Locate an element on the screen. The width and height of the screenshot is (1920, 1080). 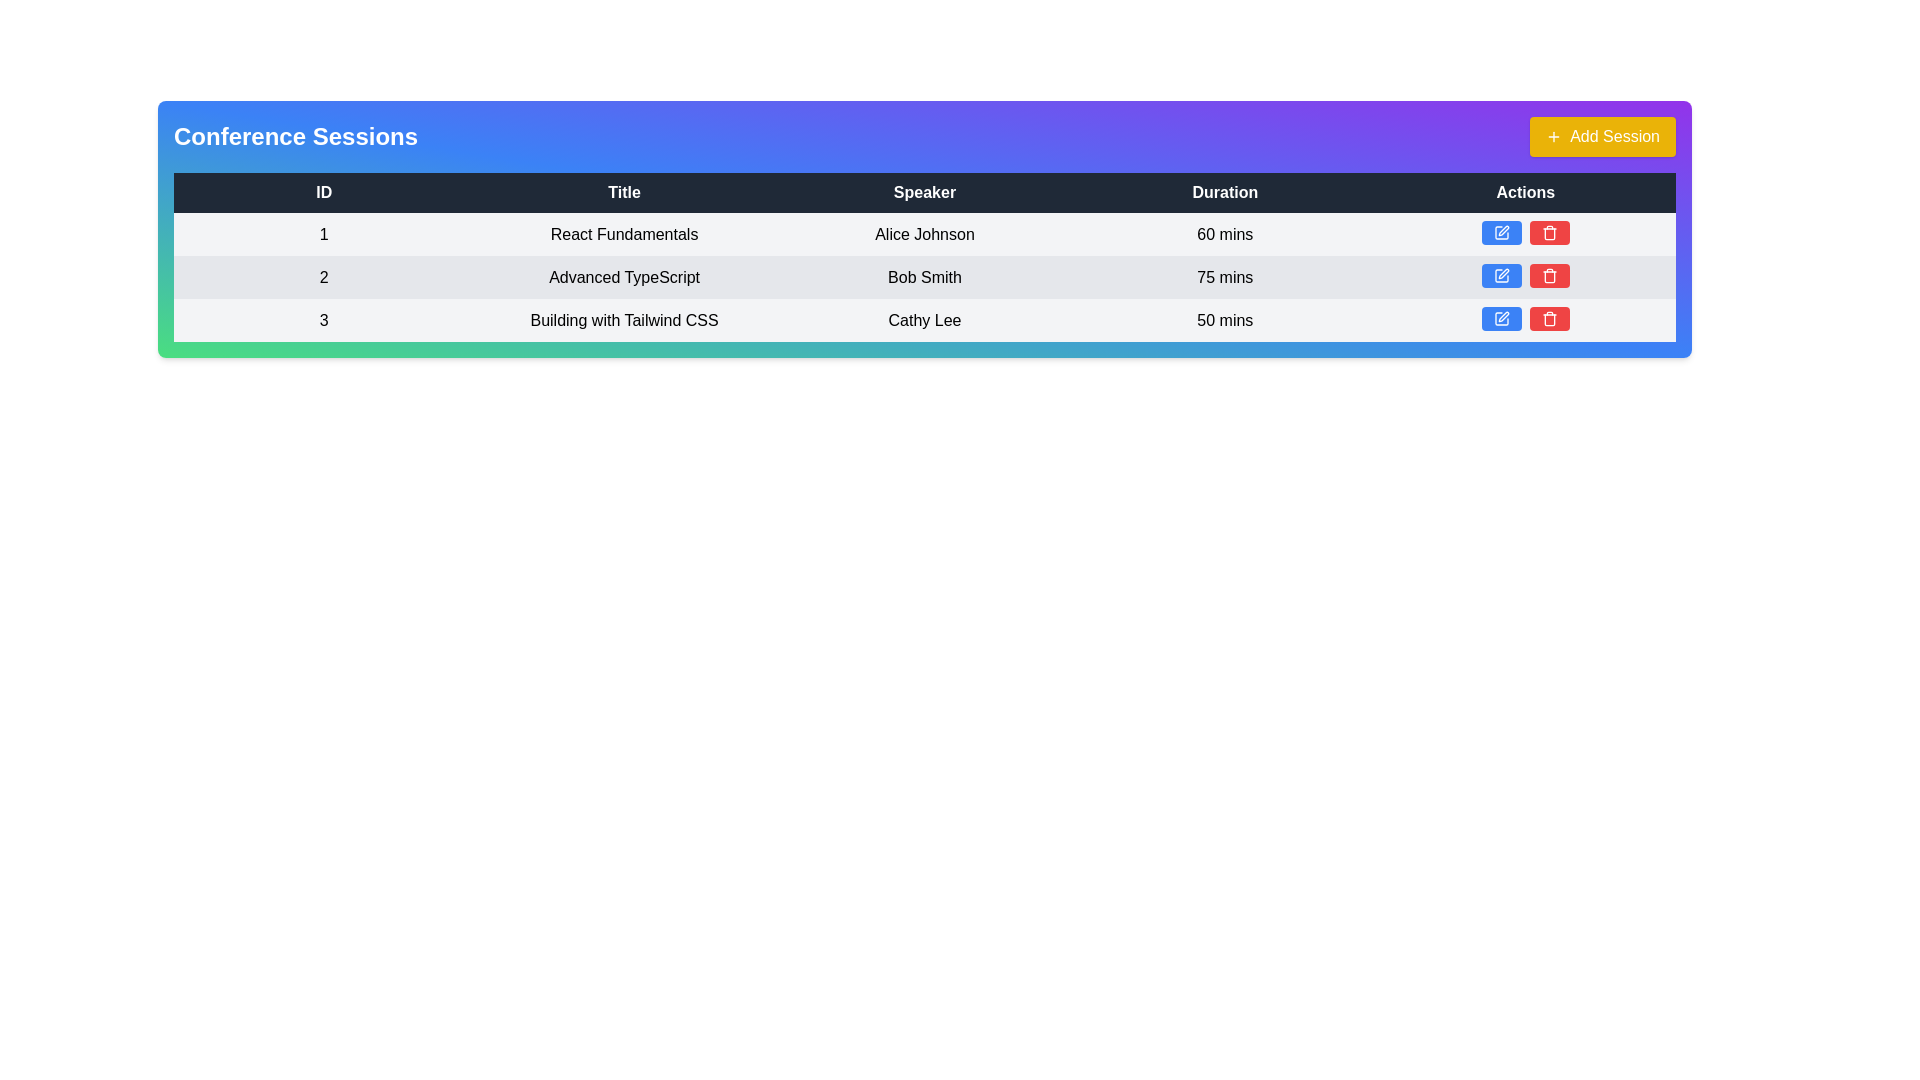
the red trash bin icon located in the 'Actions' column of the third row of the table is located at coordinates (1548, 231).